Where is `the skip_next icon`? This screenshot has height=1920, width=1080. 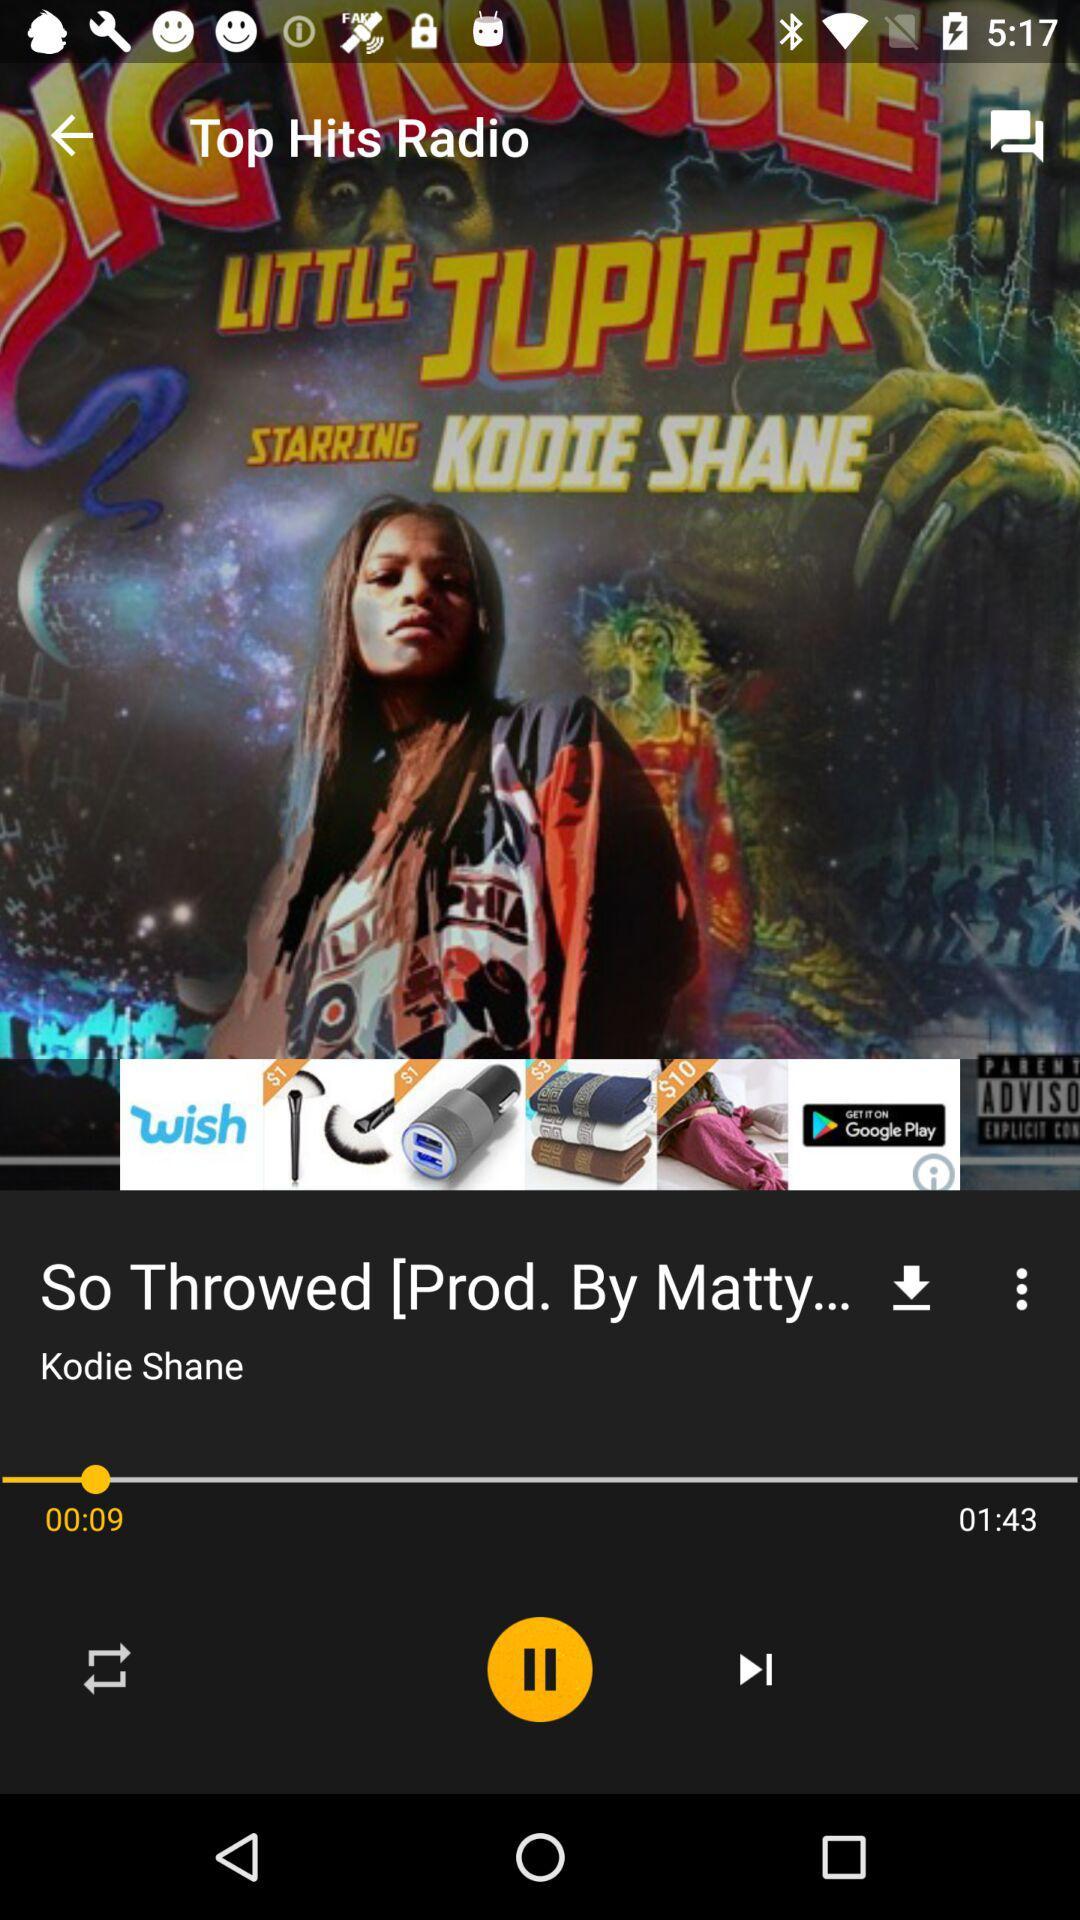
the skip_next icon is located at coordinates (756, 1669).